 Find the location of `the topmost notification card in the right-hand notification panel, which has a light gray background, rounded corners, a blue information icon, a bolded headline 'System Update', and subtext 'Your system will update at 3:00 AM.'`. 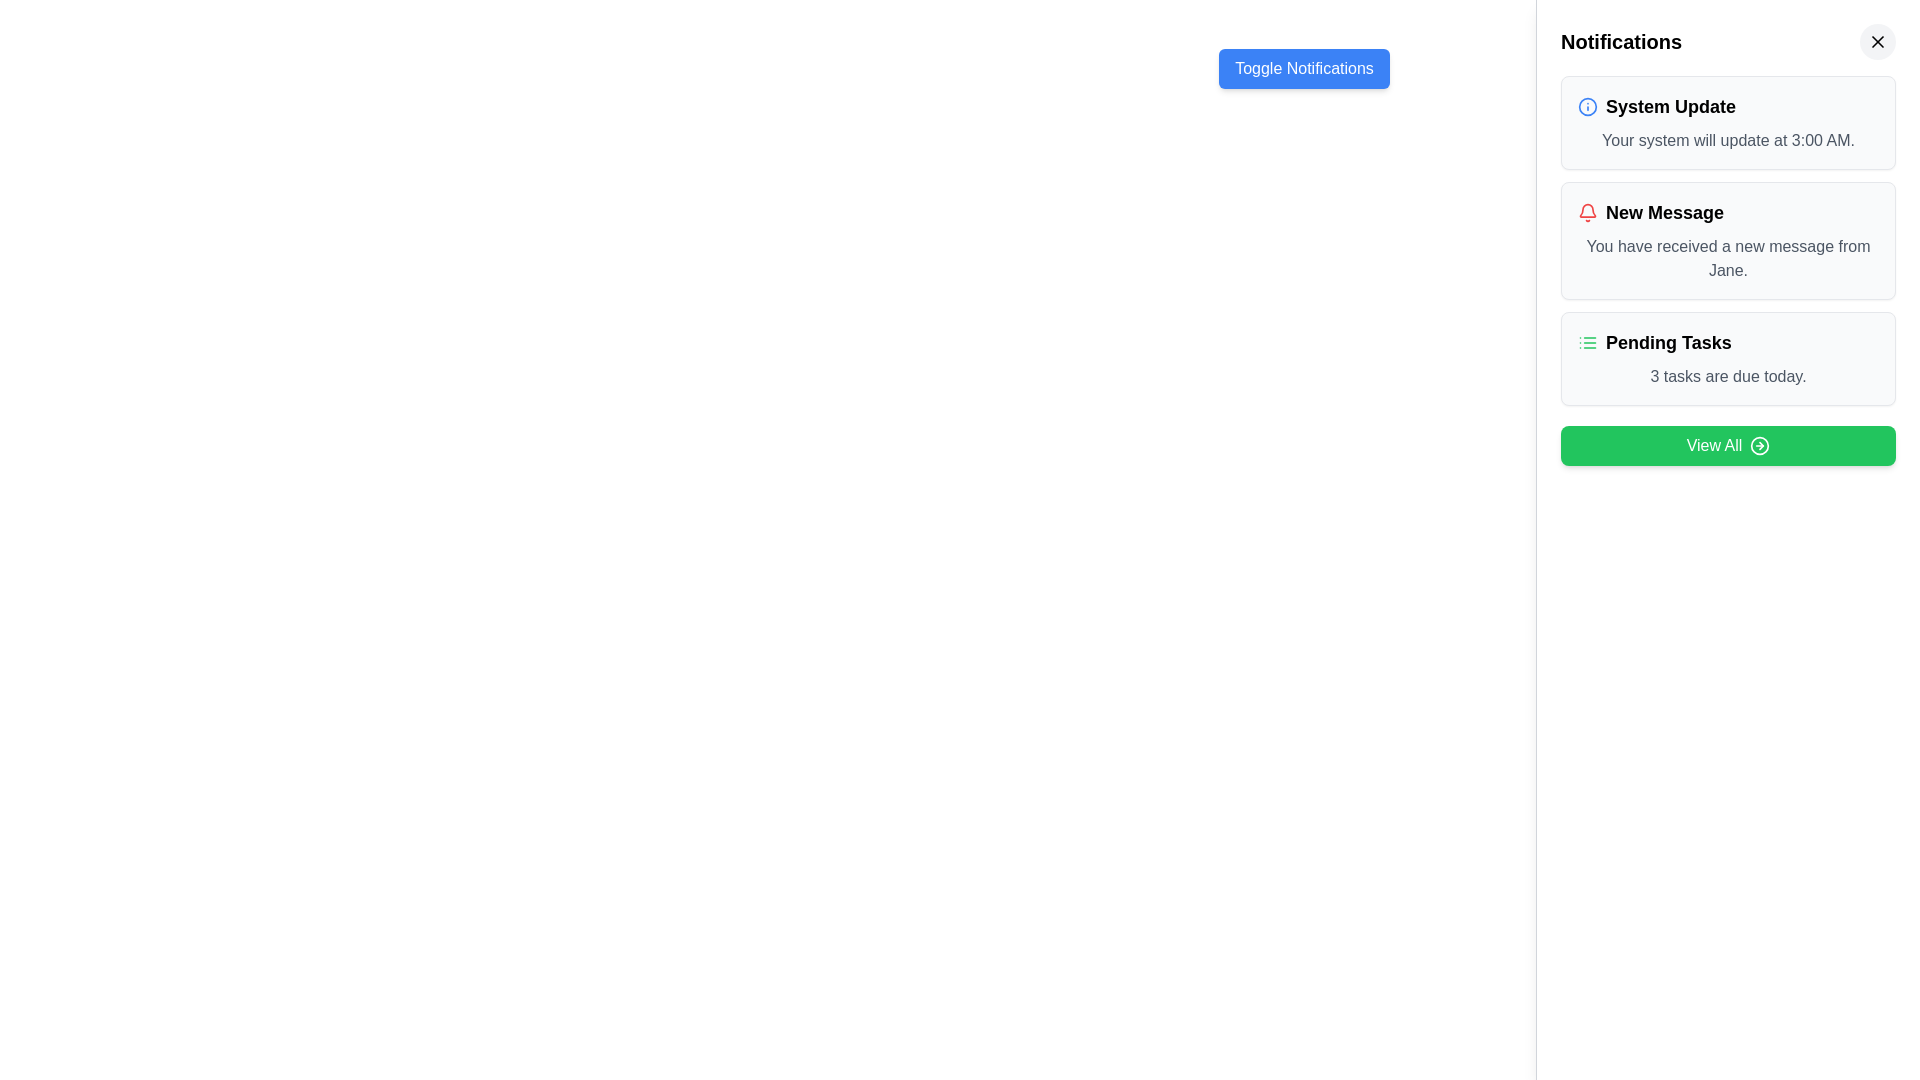

the topmost notification card in the right-hand notification panel, which has a light gray background, rounded corners, a blue information icon, a bolded headline 'System Update', and subtext 'Your system will update at 3:00 AM.' is located at coordinates (1727, 123).